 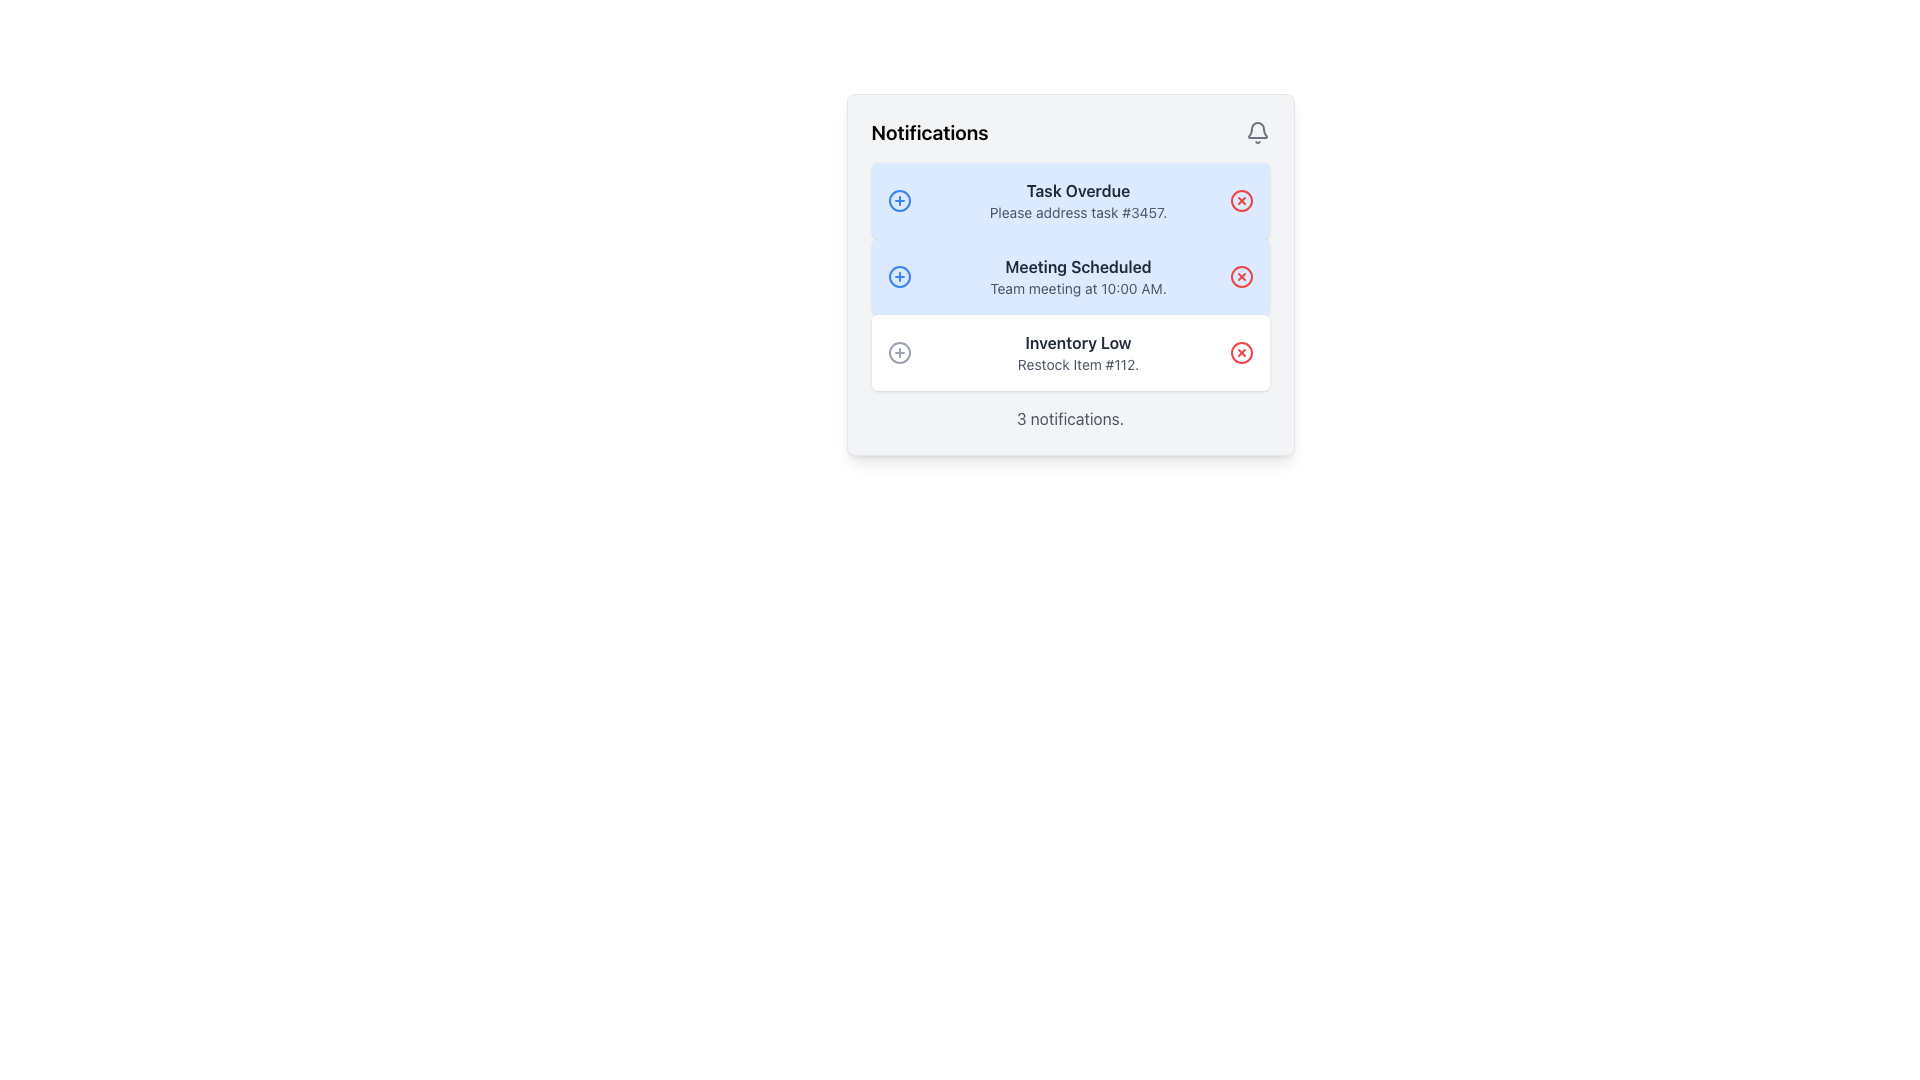 I want to click on the text label that reads 'Restock Item #112.' located below the bolded text 'Inventory Low' in the third notification card, so click(x=1077, y=365).